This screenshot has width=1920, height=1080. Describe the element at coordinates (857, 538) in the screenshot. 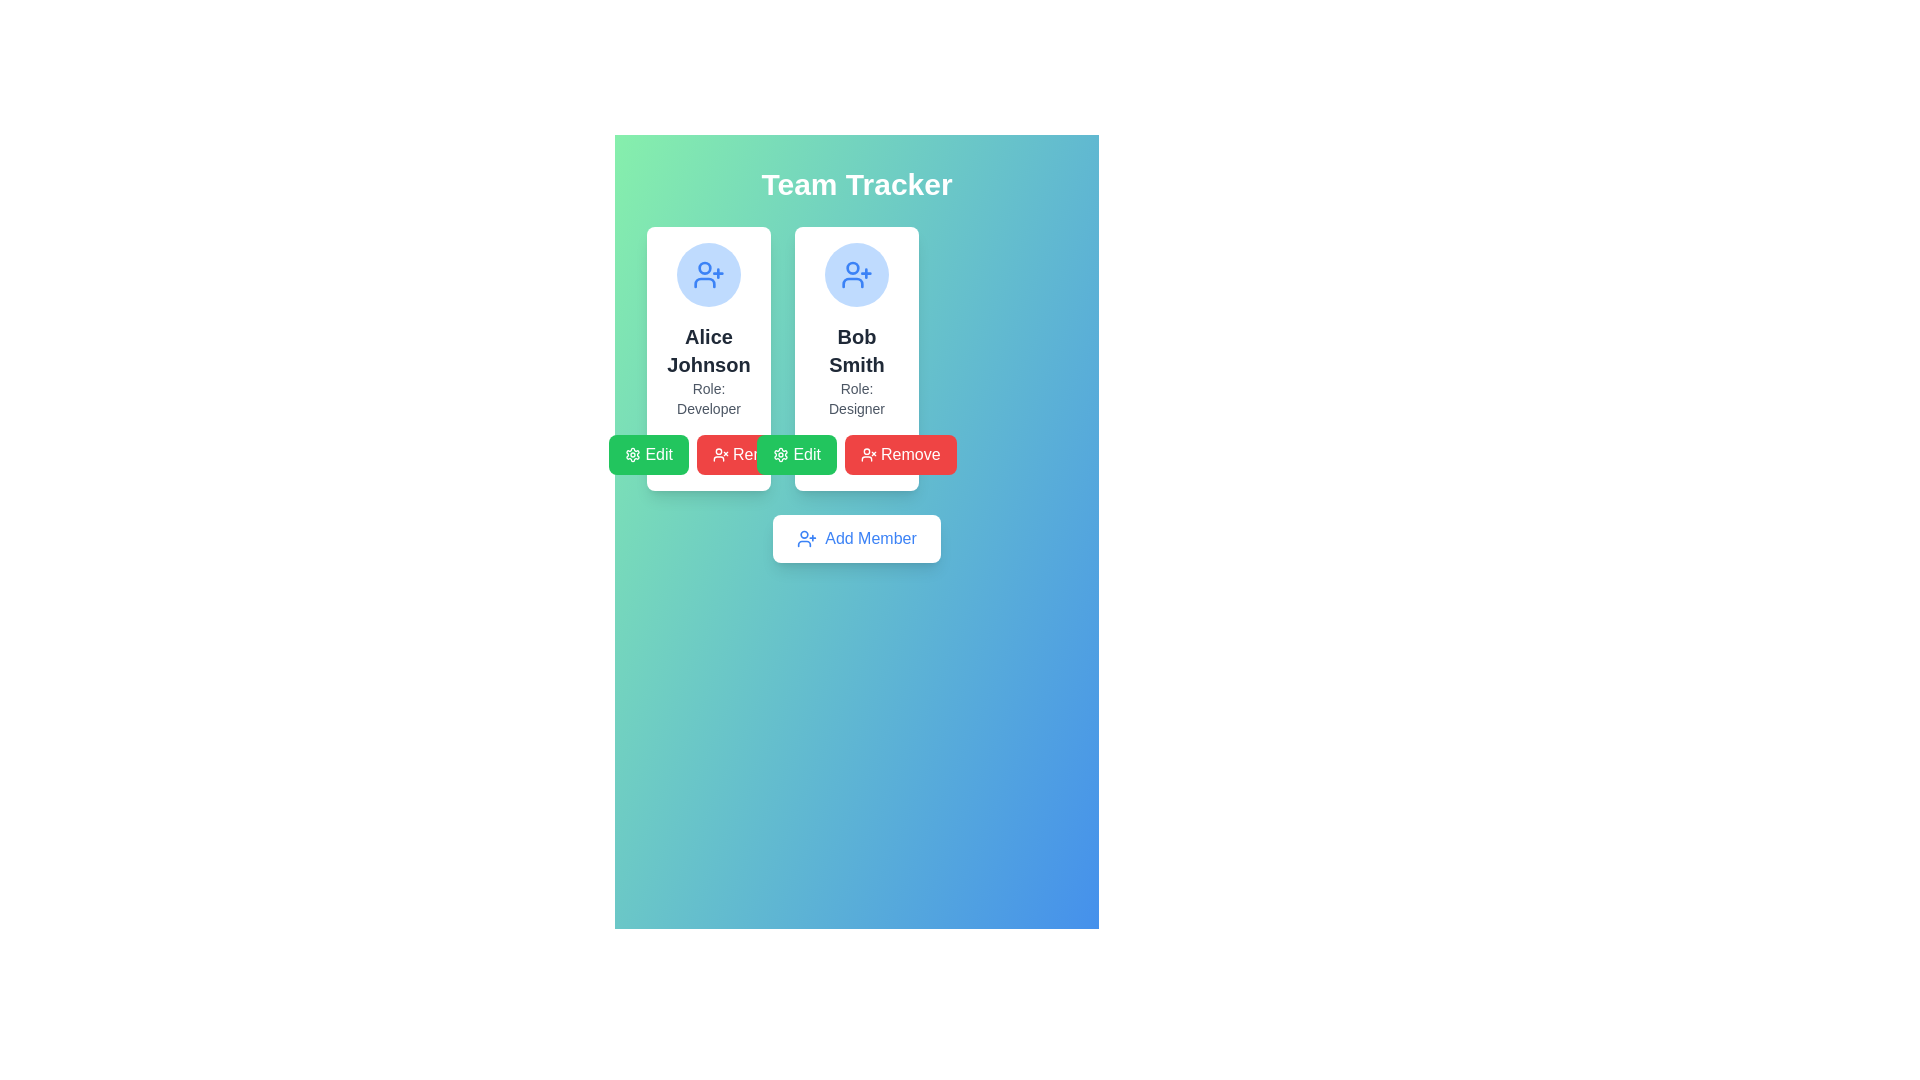

I see `the 'Add Member' button, which has a white background, rounded edges, and blue text, located at the bottom of a section below user cards labeled 'Alice Johnson' and 'Bob Smith'` at that location.